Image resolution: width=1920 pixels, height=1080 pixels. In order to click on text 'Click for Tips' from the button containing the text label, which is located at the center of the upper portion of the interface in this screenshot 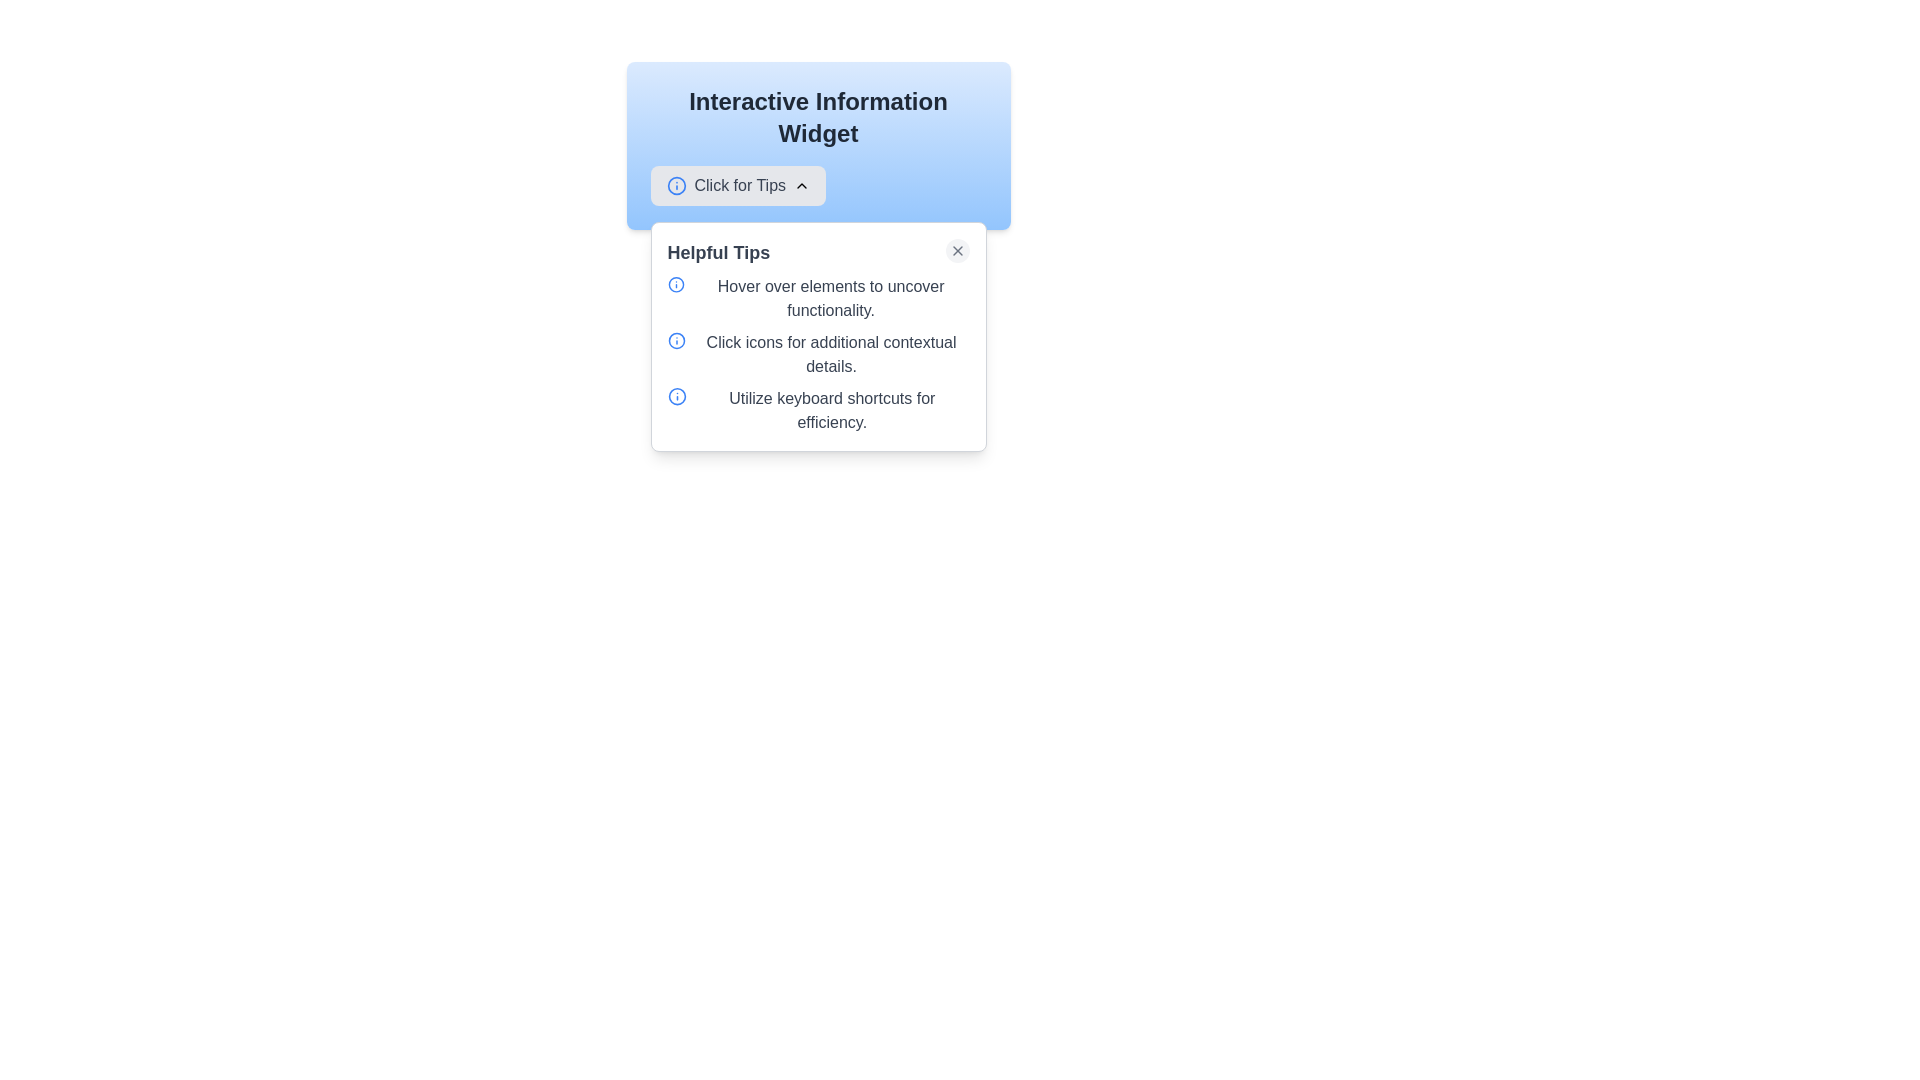, I will do `click(739, 185)`.